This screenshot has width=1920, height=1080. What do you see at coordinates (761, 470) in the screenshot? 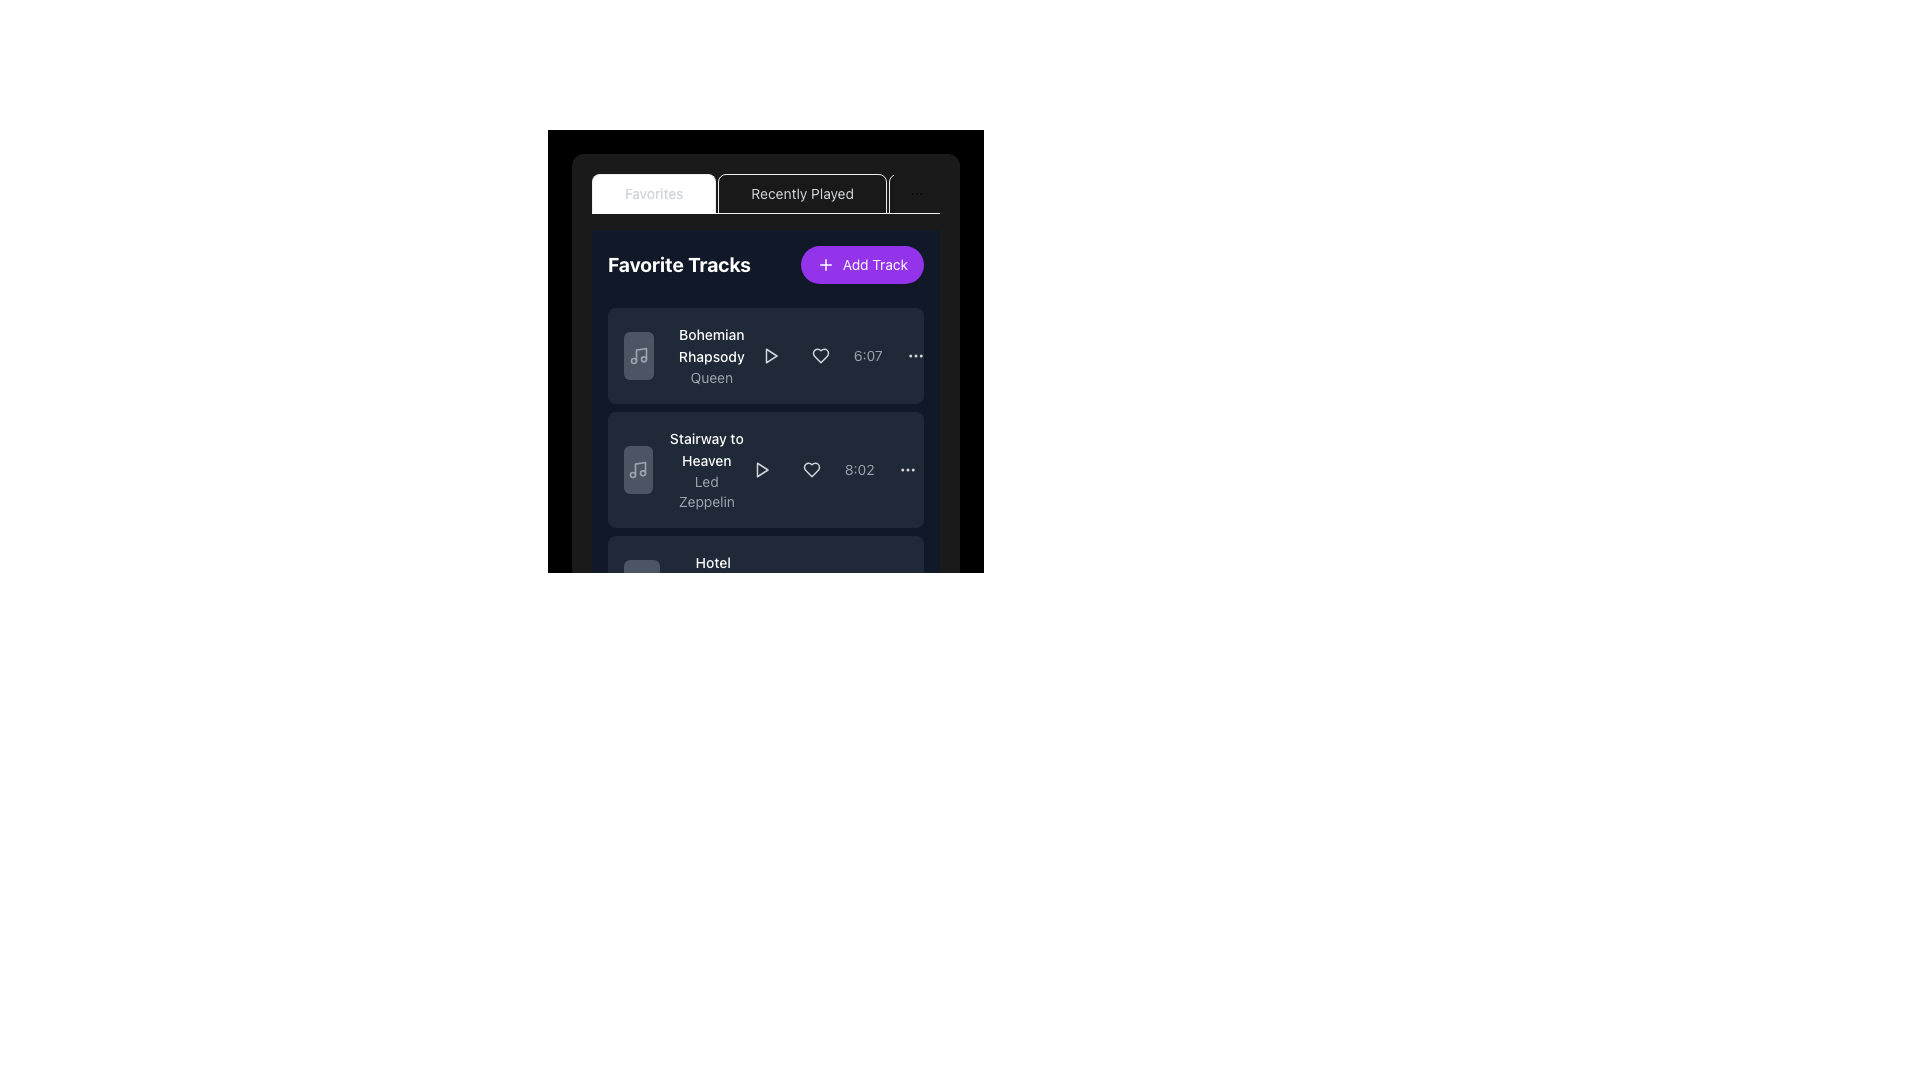
I see `the play button for the song 'Stairway to Heaven' by Led Zeppelin located in the second row of the 'Favorite Tracks' section to initiate playback` at bounding box center [761, 470].